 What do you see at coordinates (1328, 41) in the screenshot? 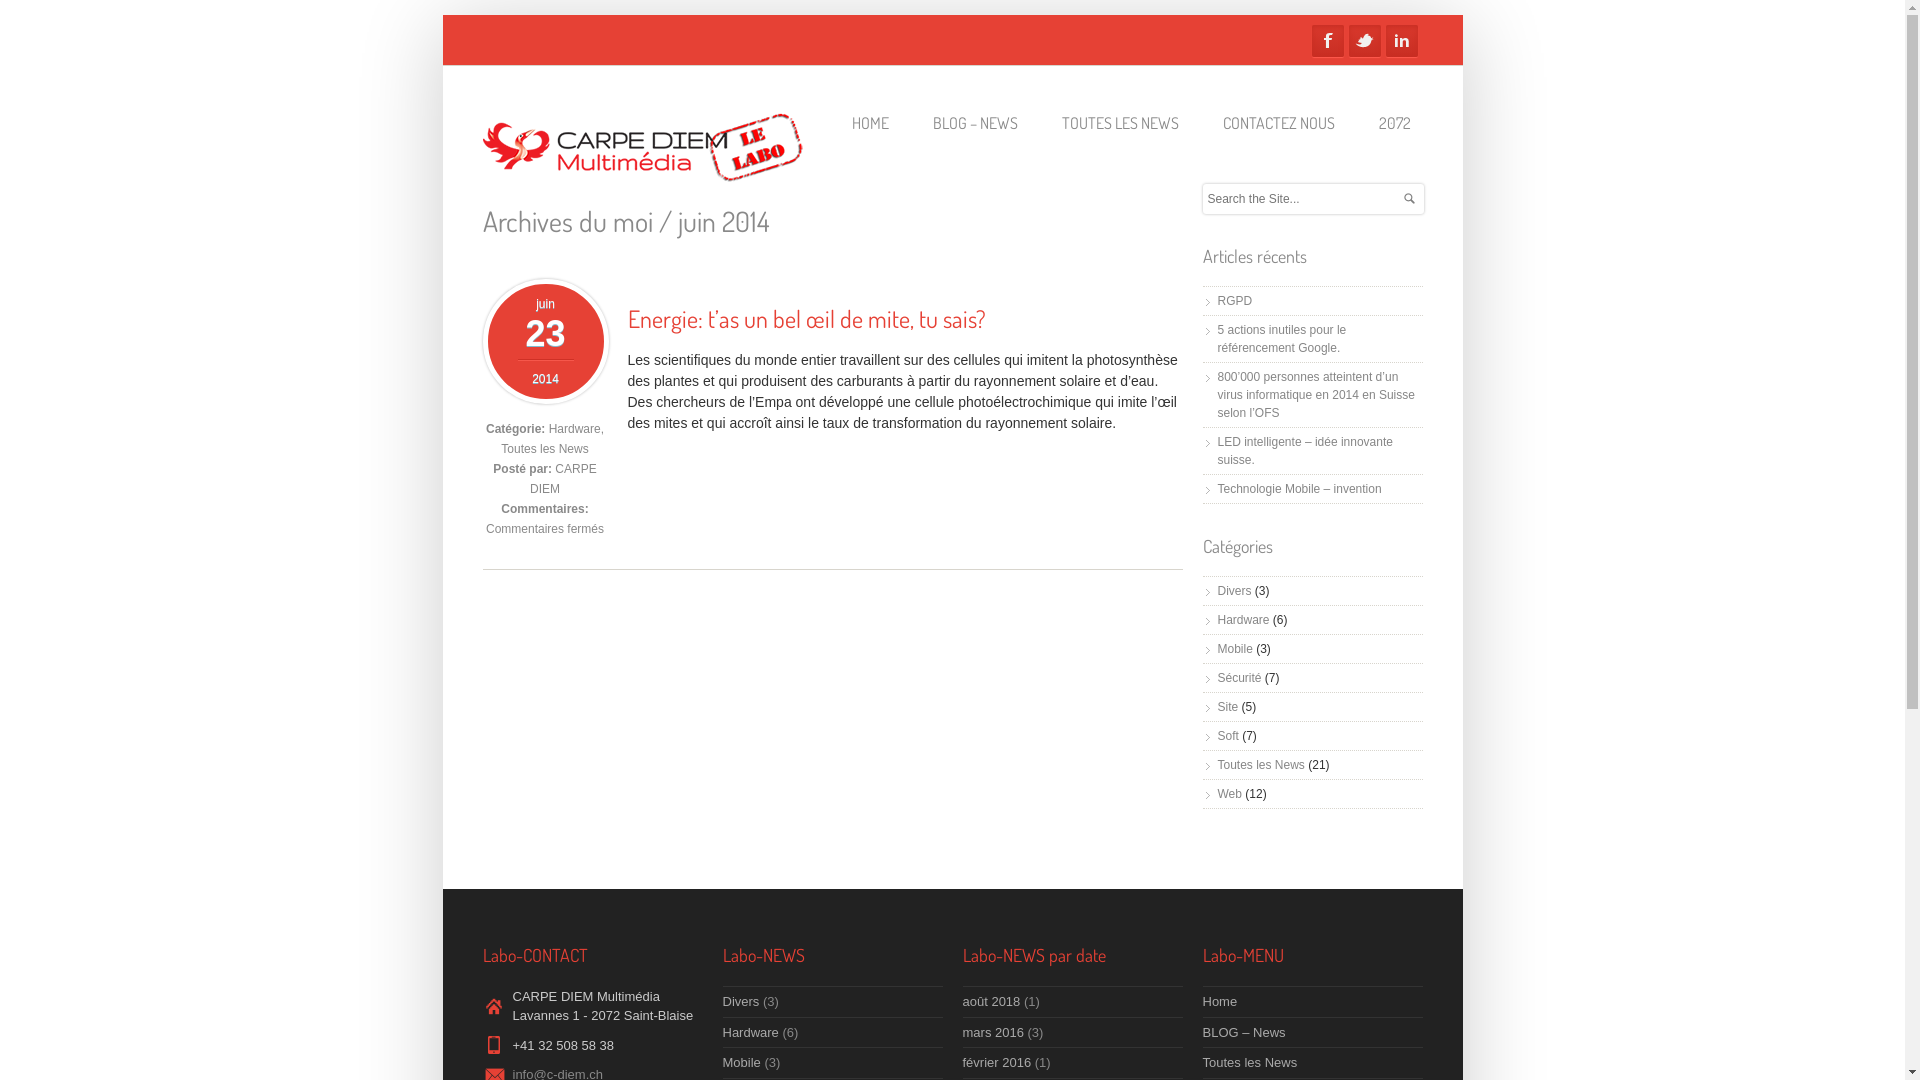
I see `'Facebook'` at bounding box center [1328, 41].